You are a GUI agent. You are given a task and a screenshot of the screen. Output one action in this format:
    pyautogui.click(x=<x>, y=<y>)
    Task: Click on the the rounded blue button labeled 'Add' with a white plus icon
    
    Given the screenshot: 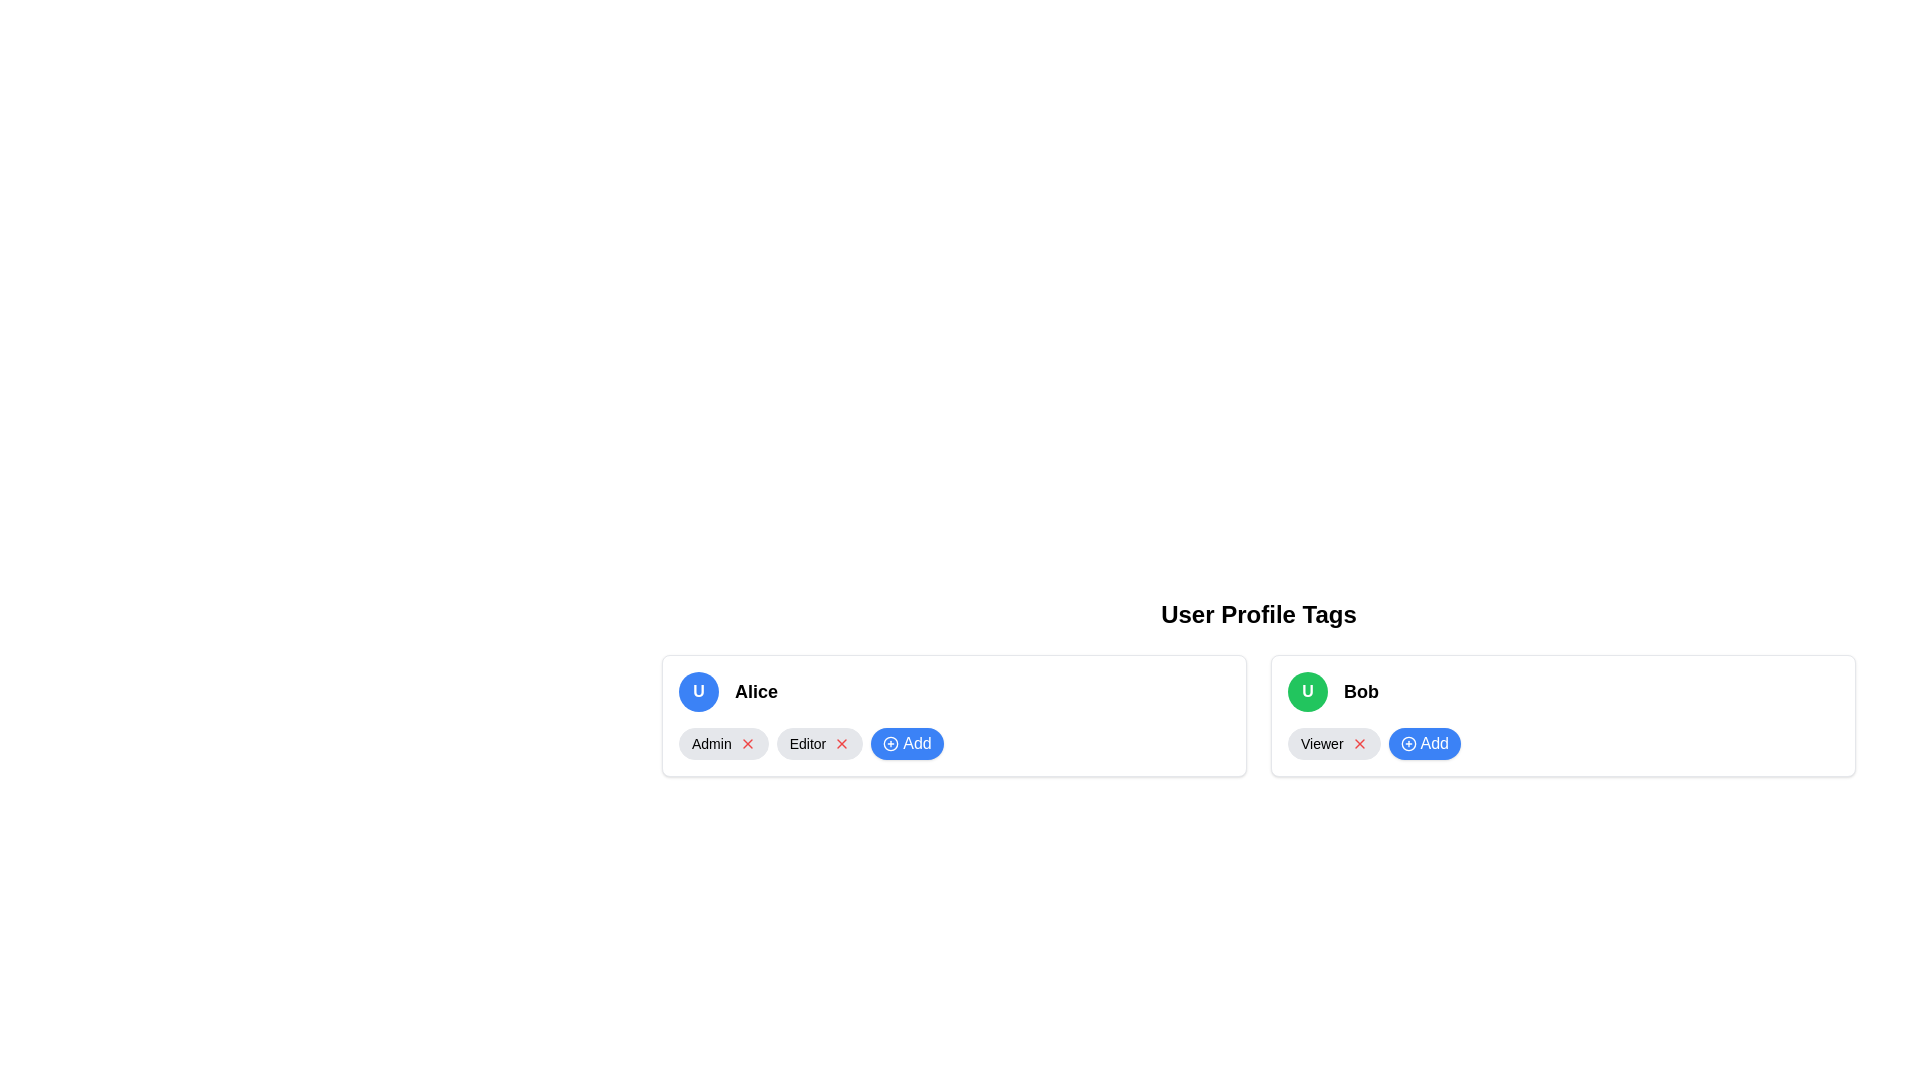 What is the action you would take?
    pyautogui.click(x=1423, y=744)
    